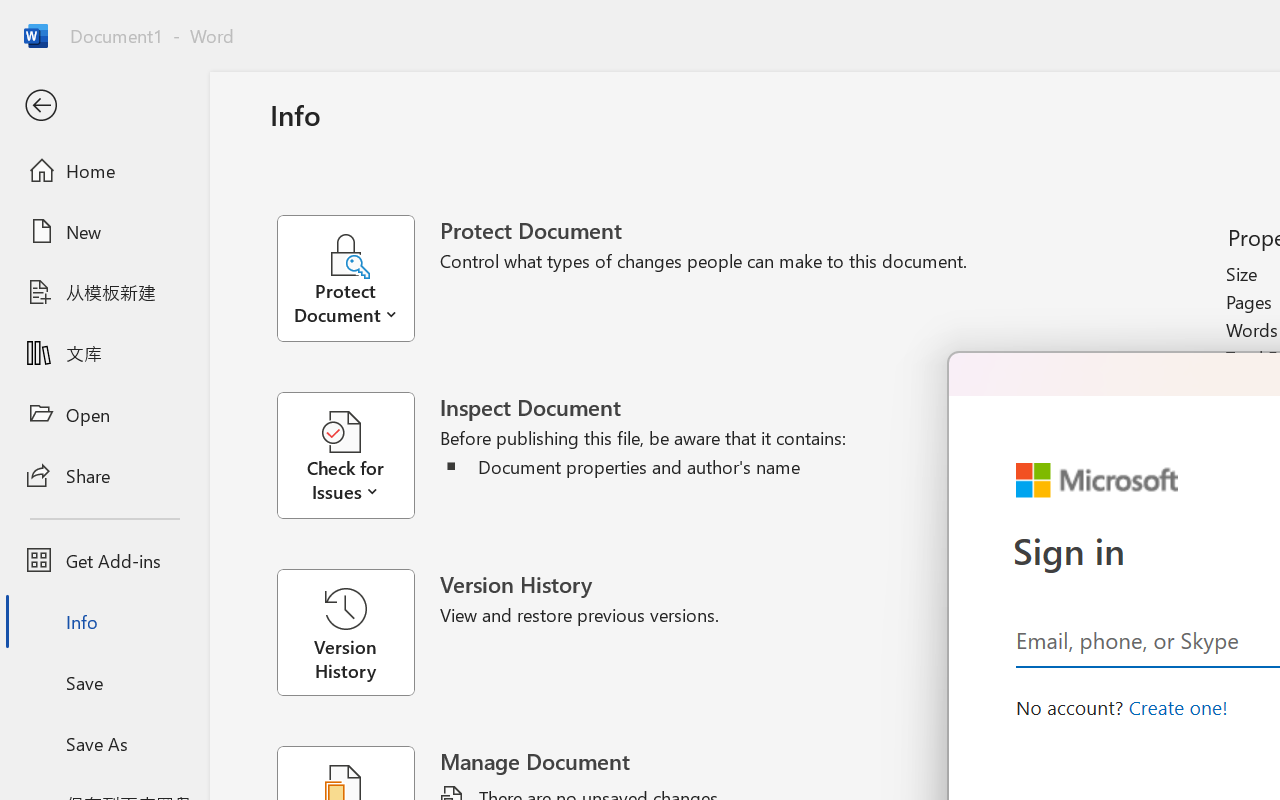 The image size is (1280, 800). Describe the element at coordinates (345, 632) in the screenshot. I see `'Version History'` at that location.